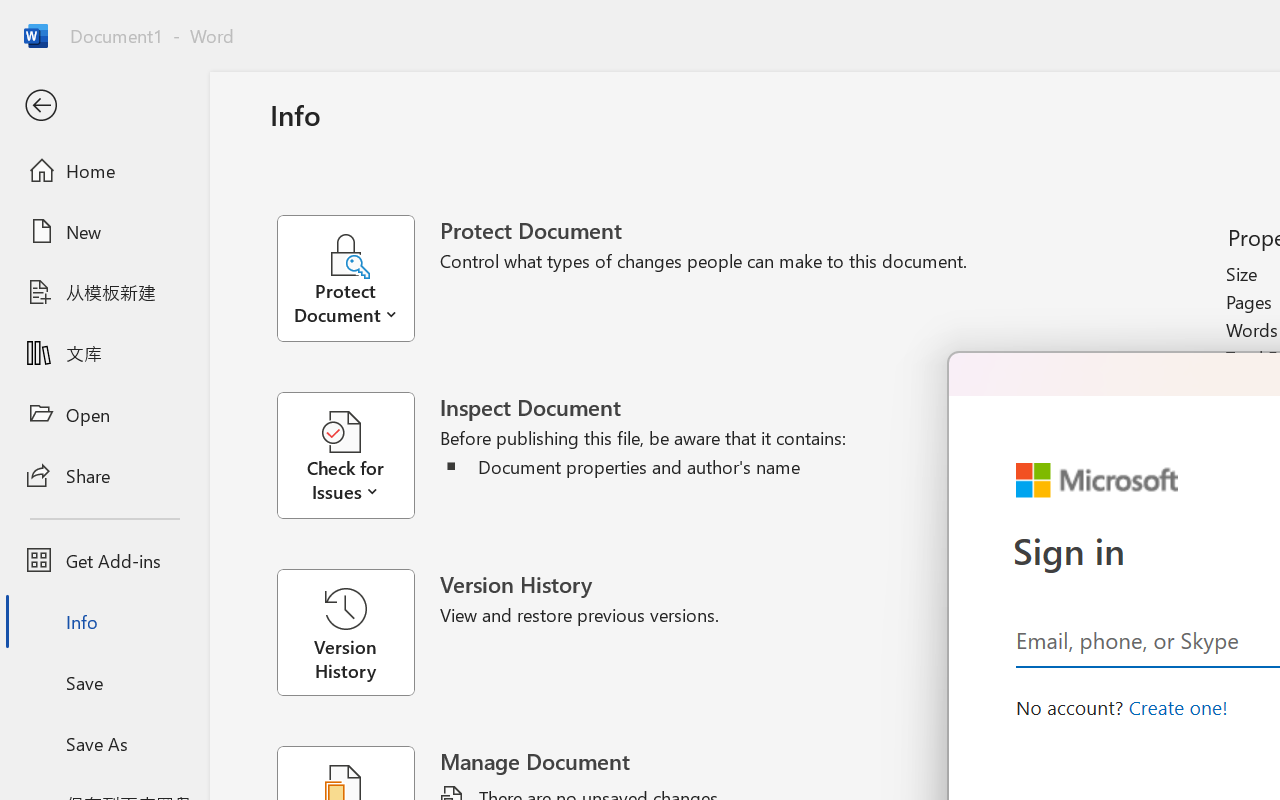 The image size is (1280, 800). Describe the element at coordinates (345, 632) in the screenshot. I see `'Version History'` at that location.